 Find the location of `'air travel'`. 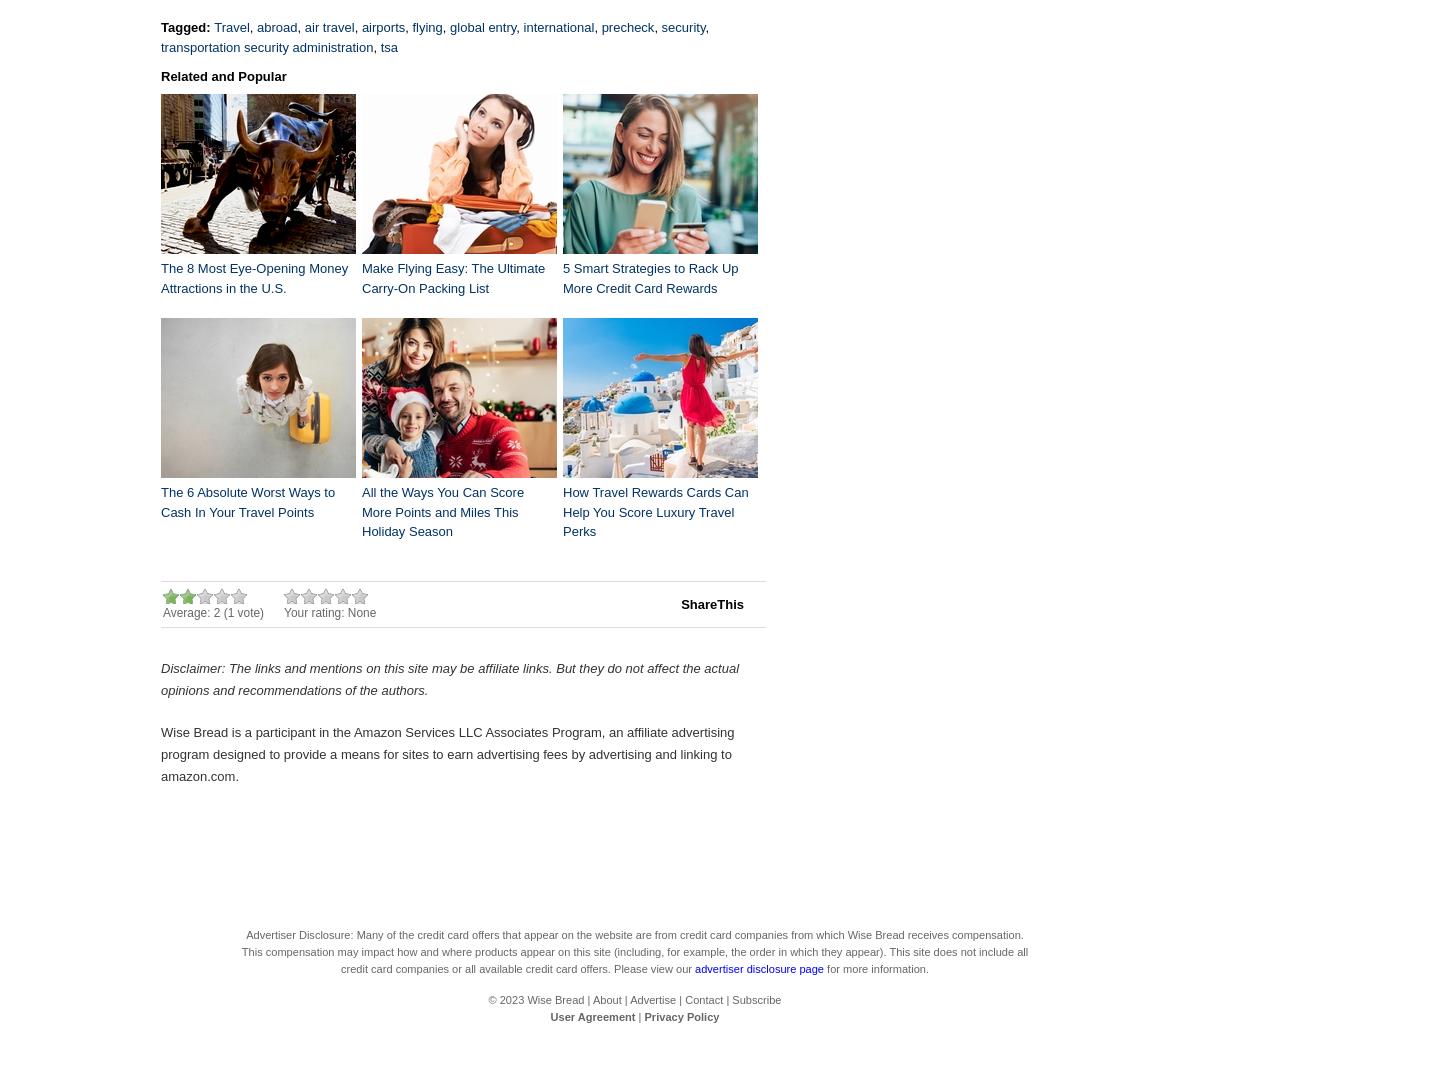

'air travel' is located at coordinates (329, 26).